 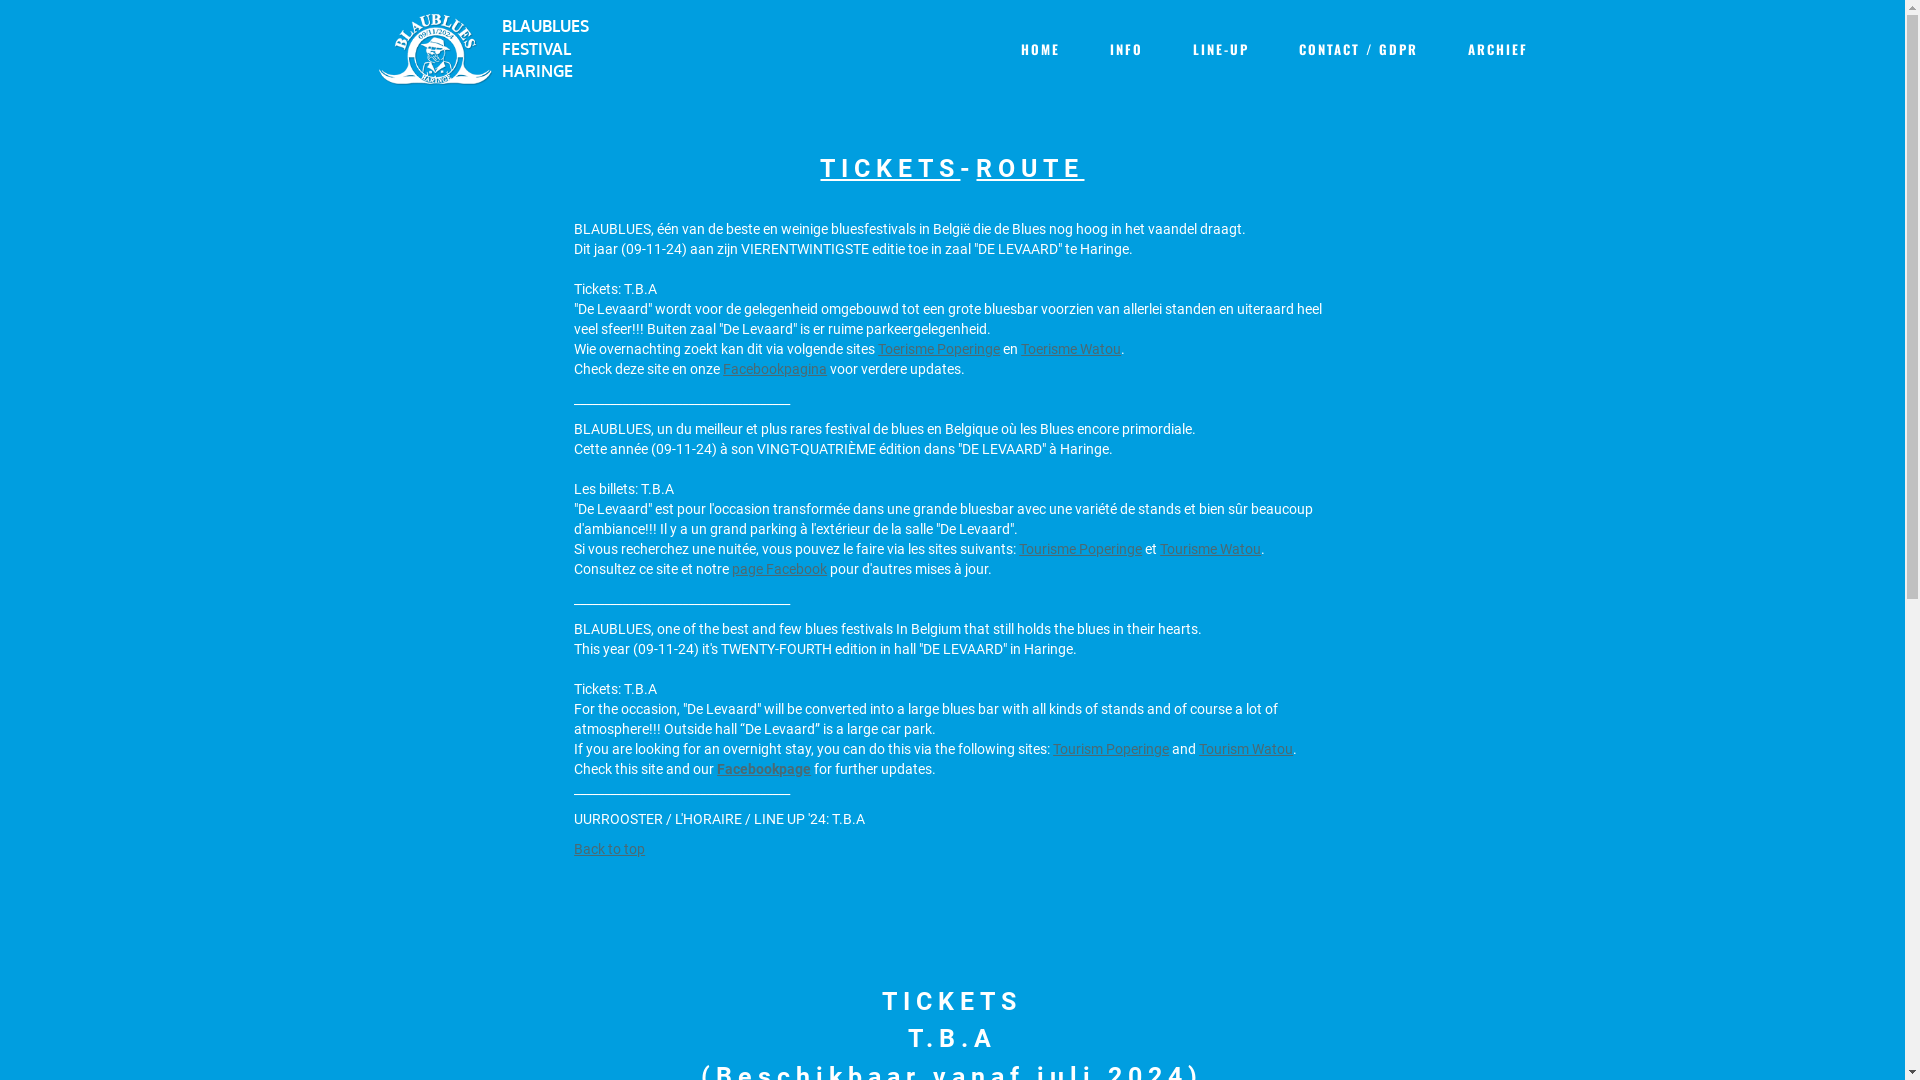 I want to click on 'Tourism Poperinge', so click(x=1109, y=748).